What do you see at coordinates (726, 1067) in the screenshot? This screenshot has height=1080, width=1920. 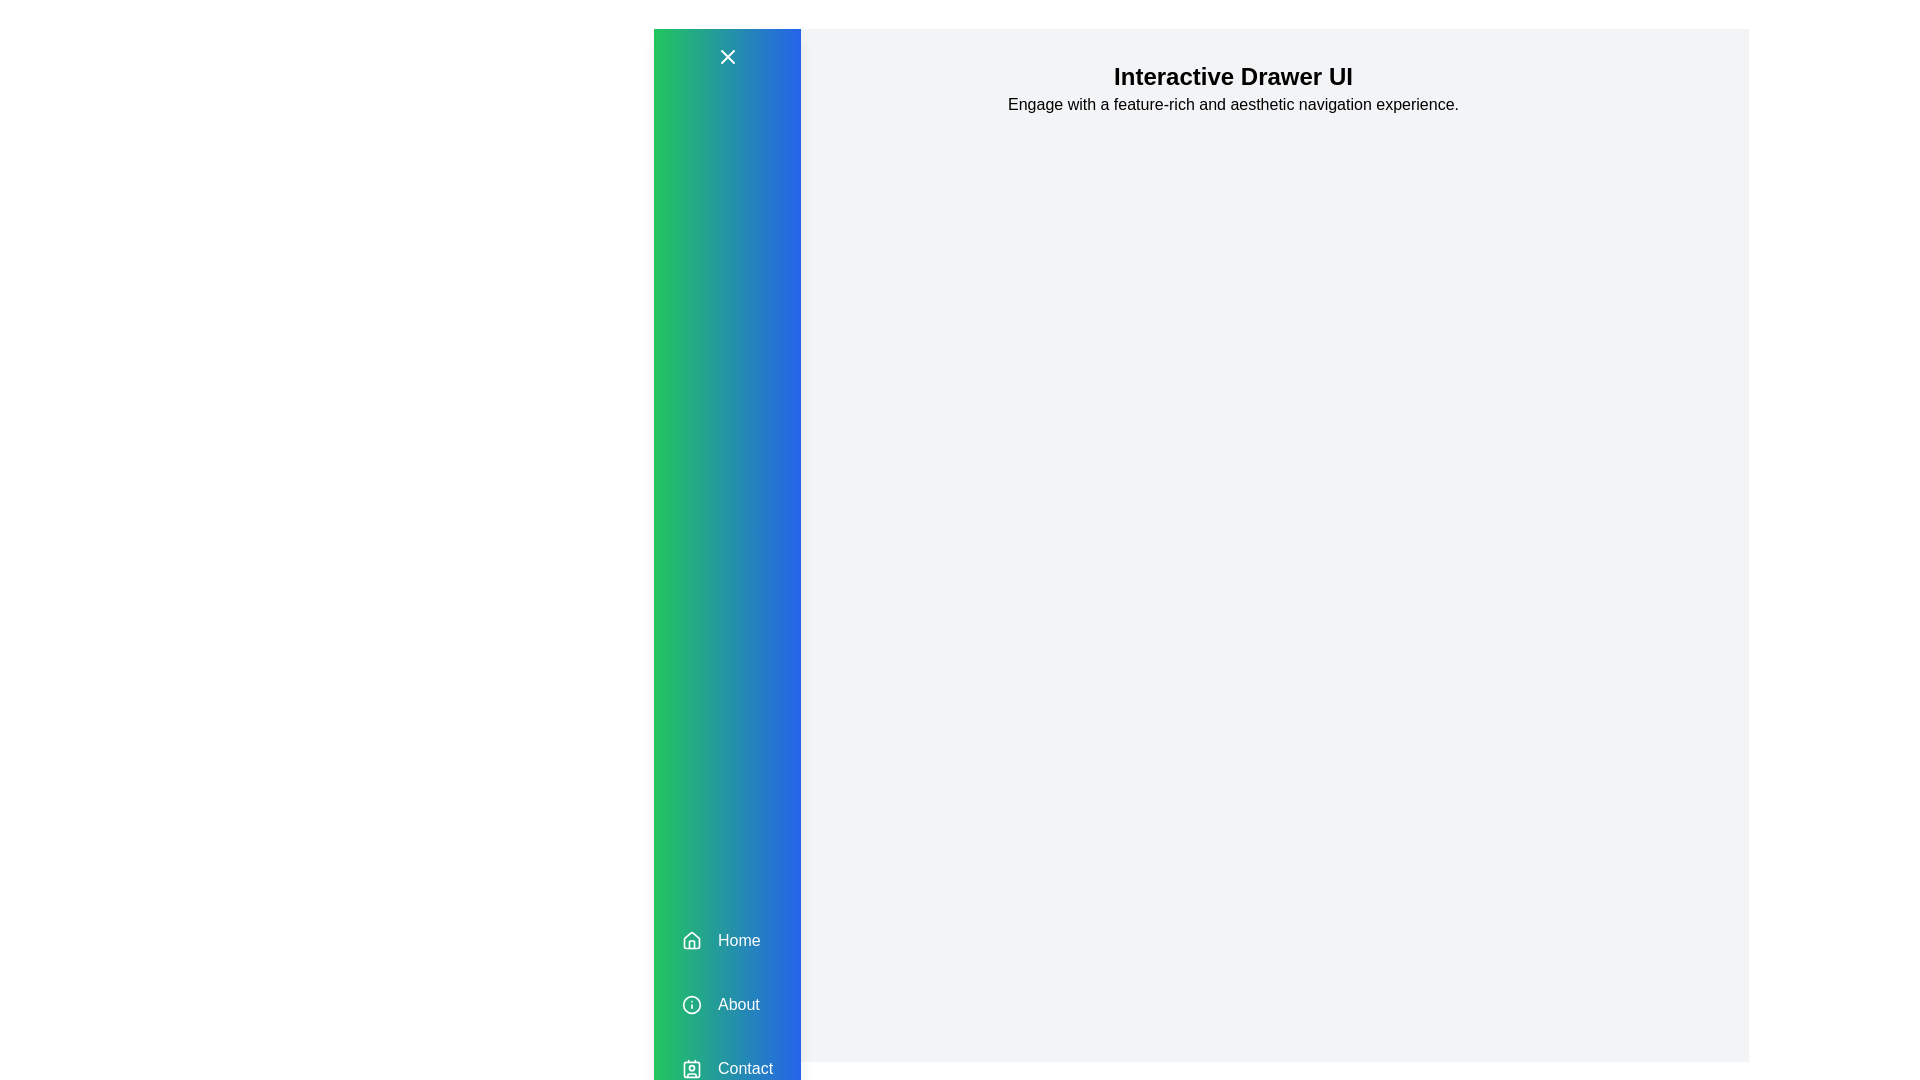 I see `the 'Contact' menu item in the drawer` at bounding box center [726, 1067].